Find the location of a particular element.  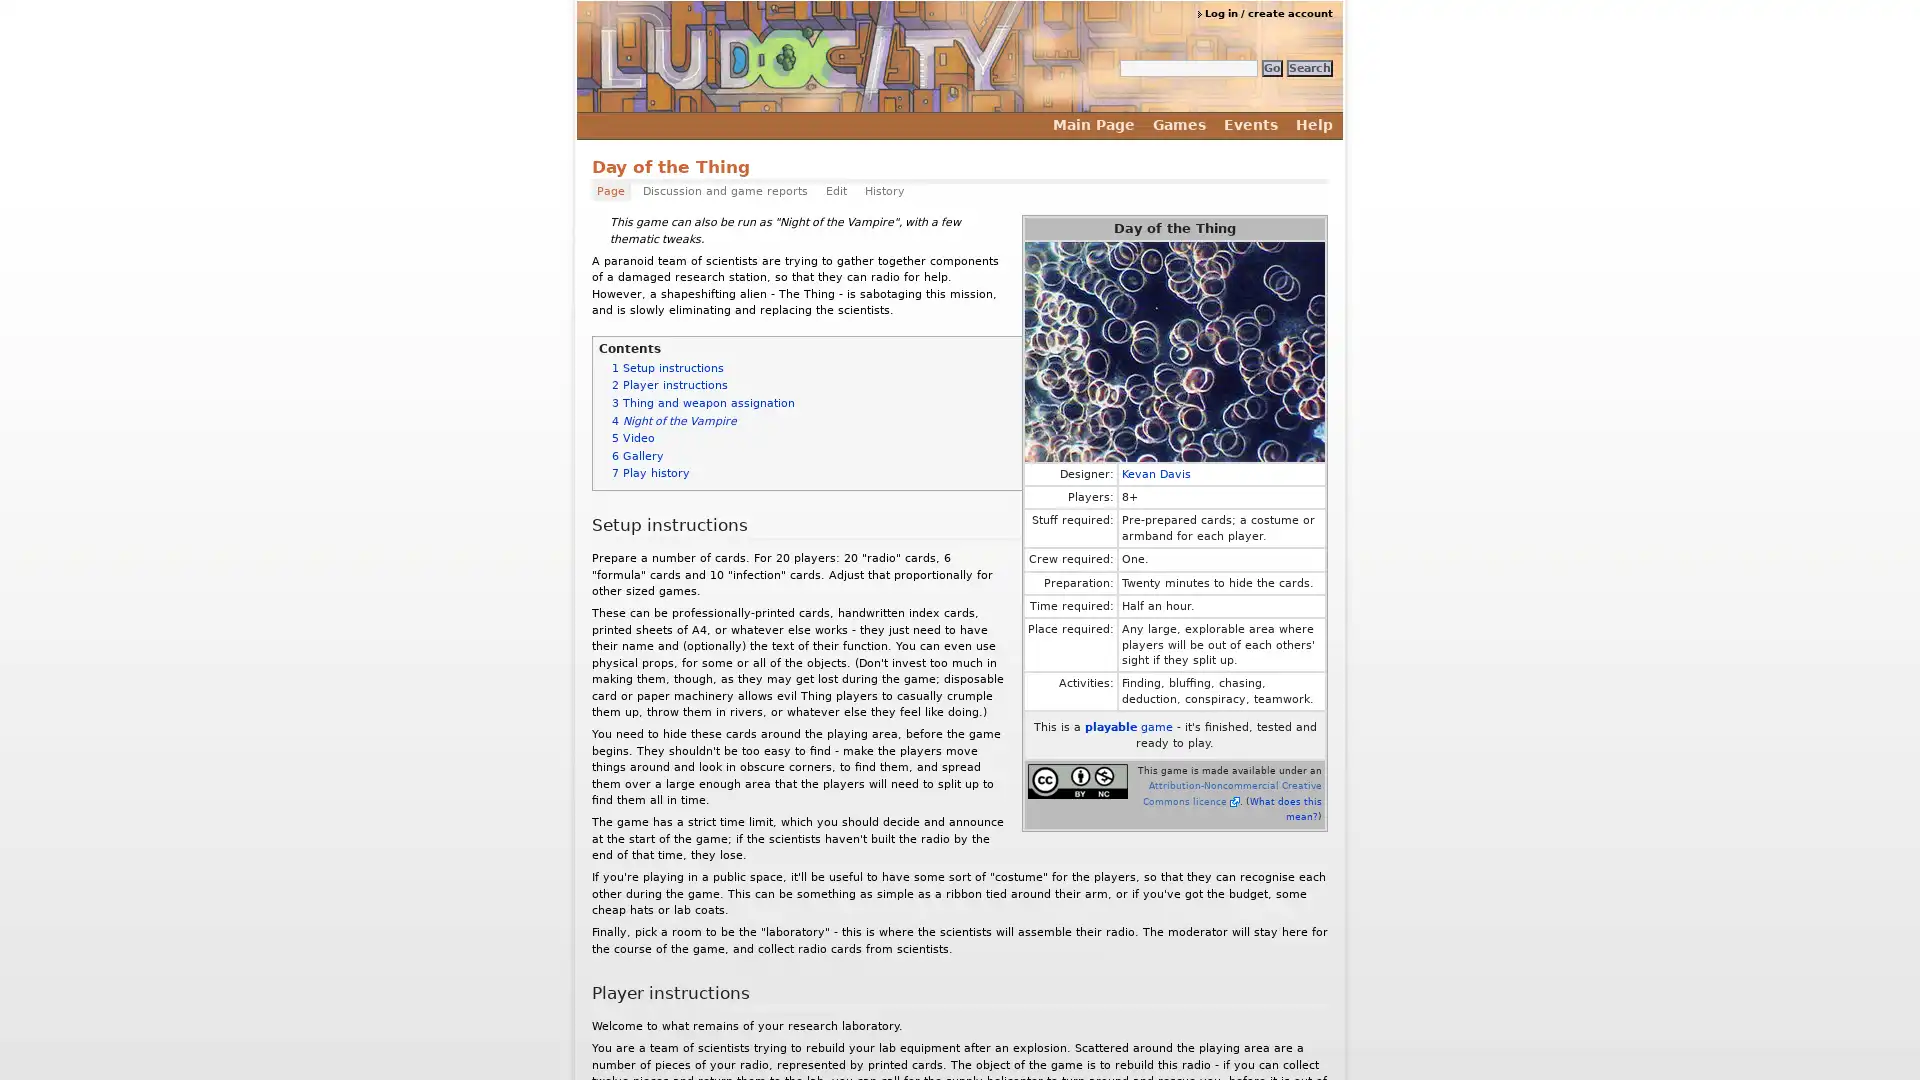

Go is located at coordinates (1271, 67).